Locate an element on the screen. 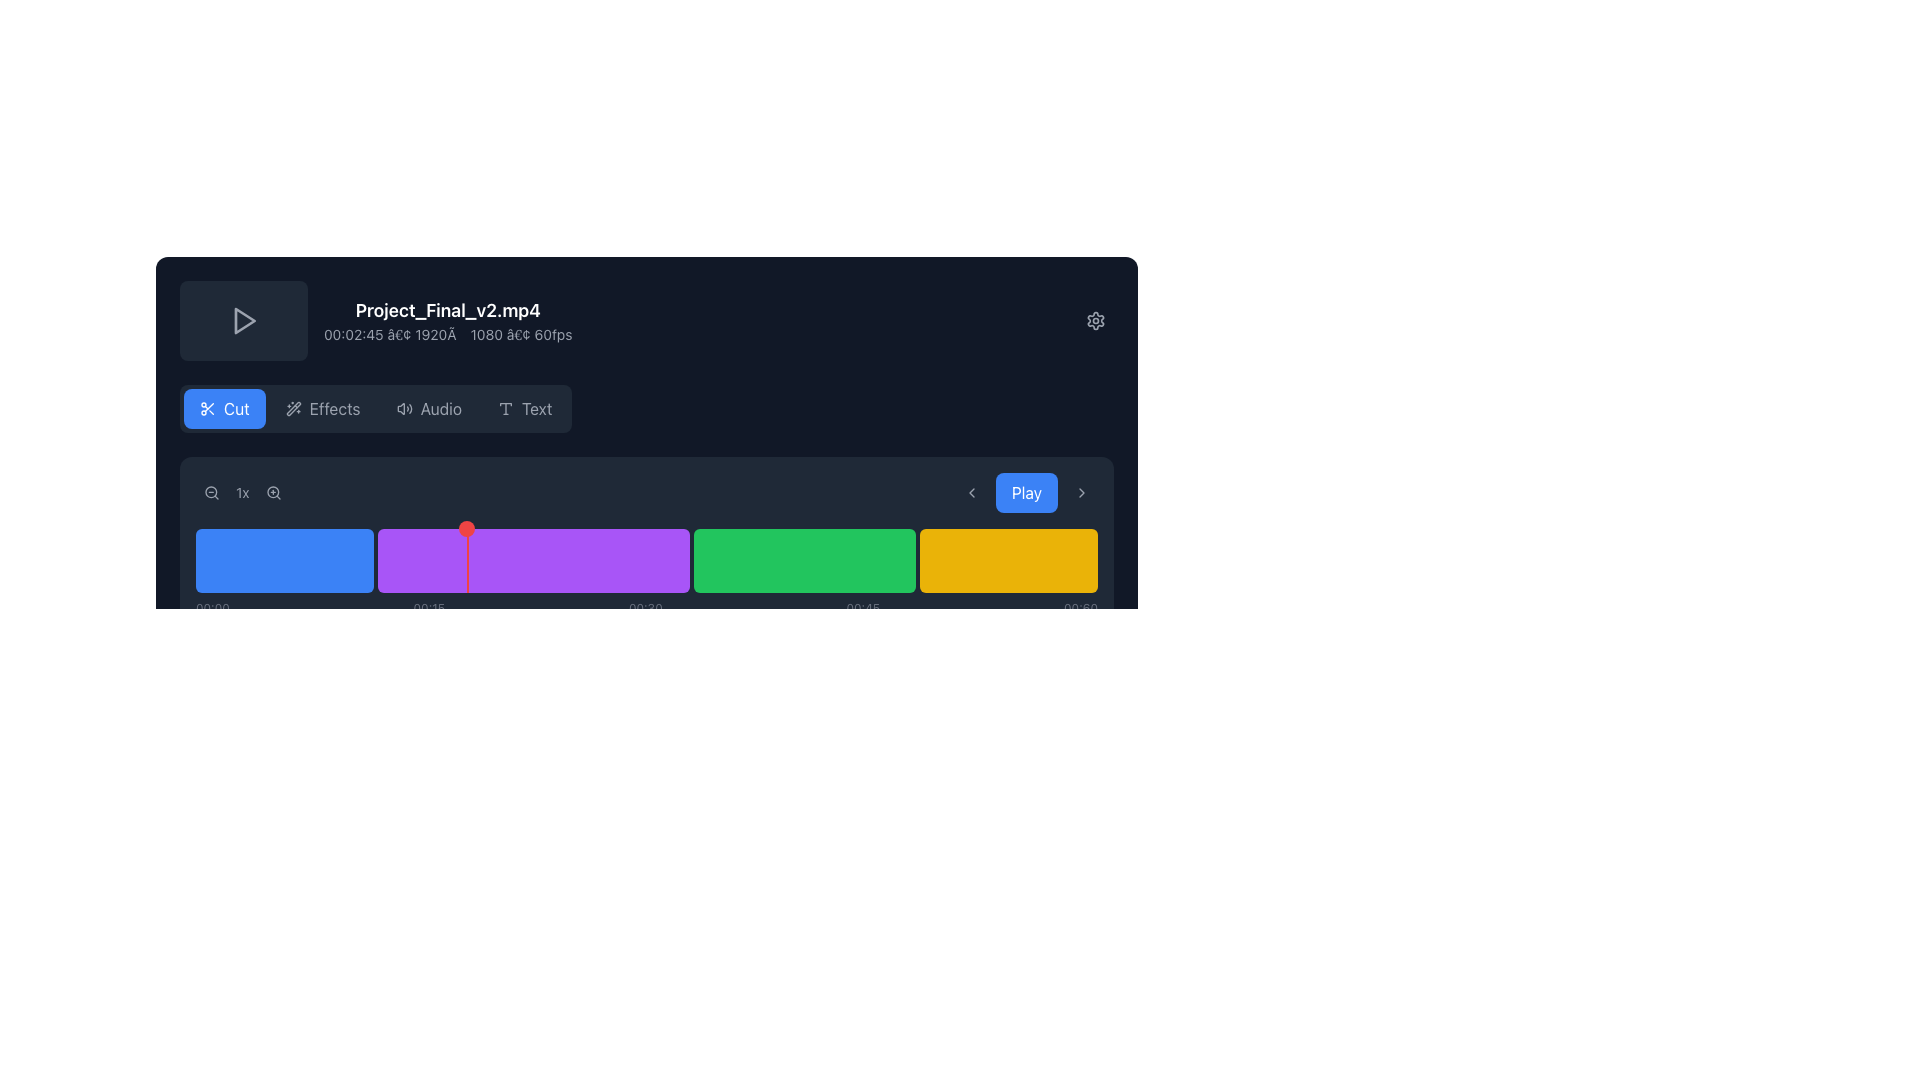  the scissors icon located inside the 'Cut' button, which has a blue background and white text, positioned near the top-left corner of the application interface is located at coordinates (207, 407).